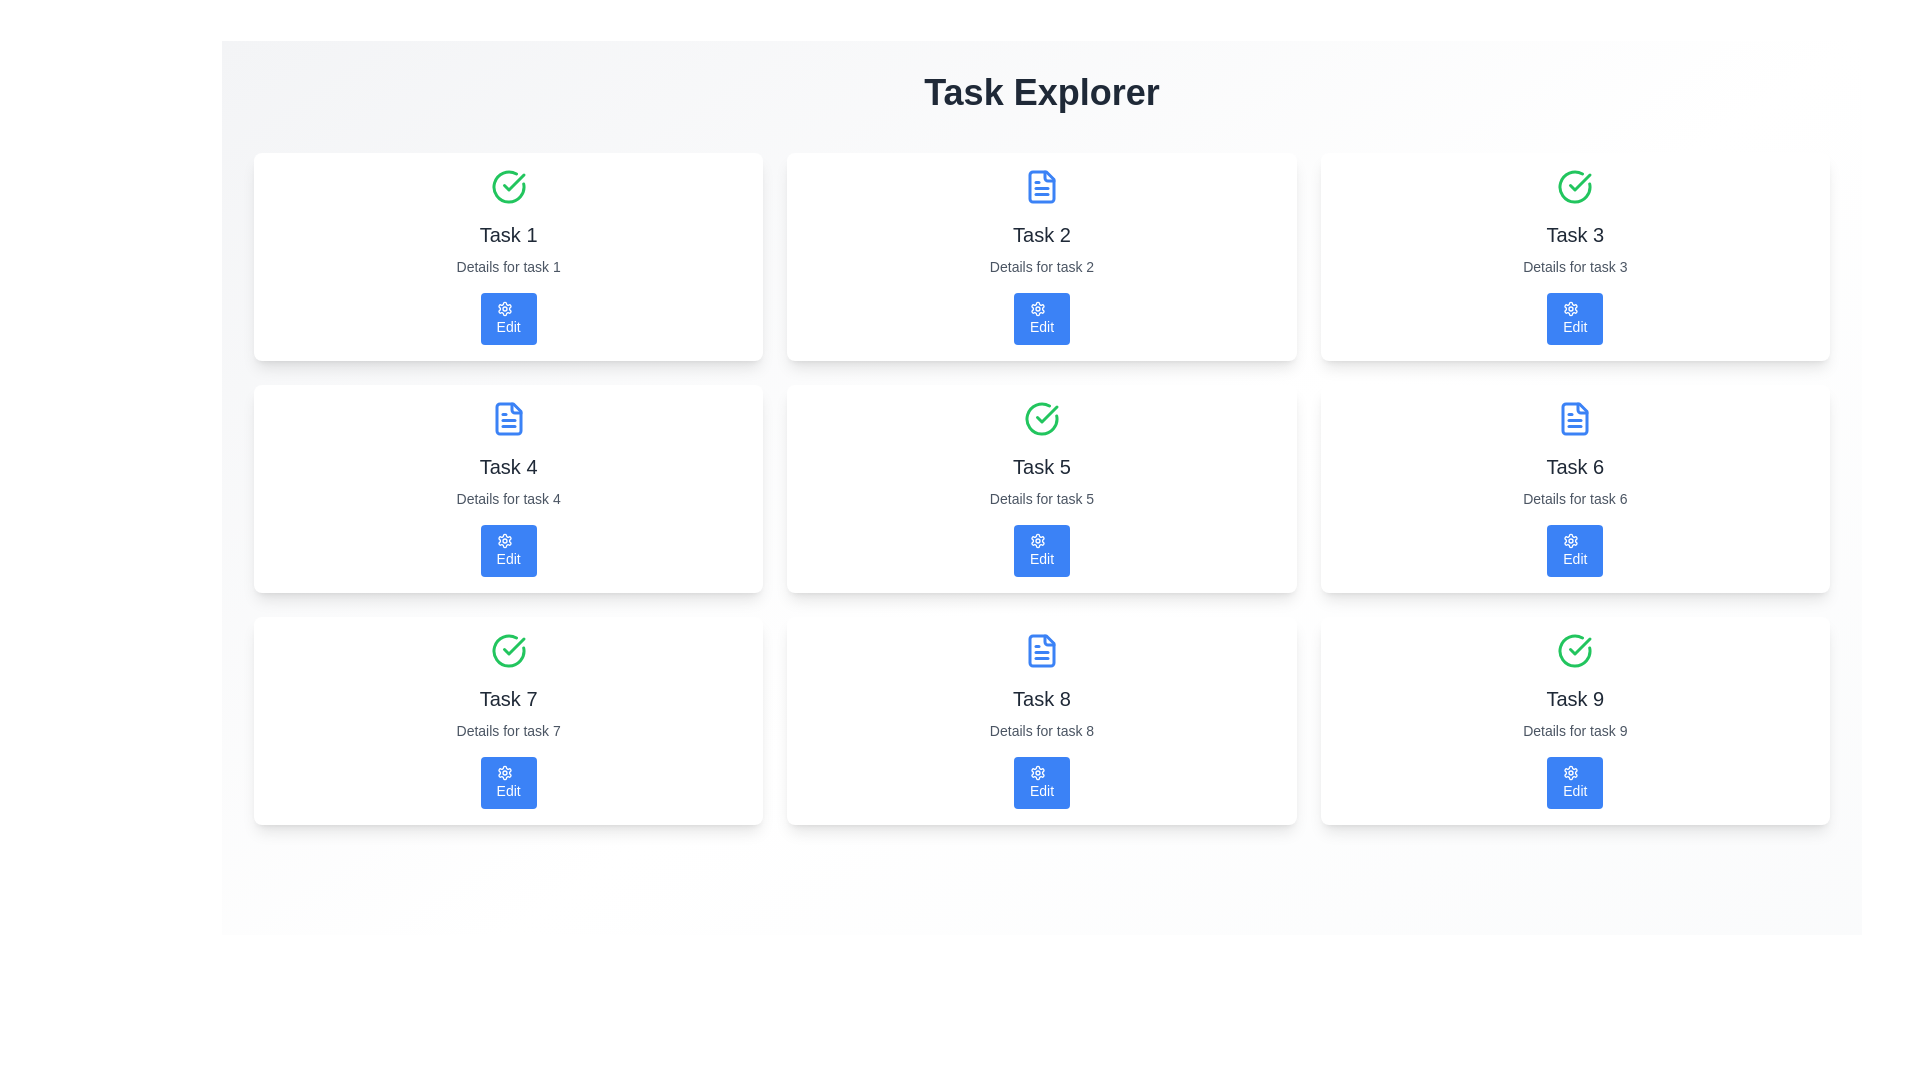 The image size is (1920, 1080). What do you see at coordinates (508, 234) in the screenshot?
I see `the title text label in the upper part of the first task card, which is positioned between a green check icon and a smaller description text` at bounding box center [508, 234].